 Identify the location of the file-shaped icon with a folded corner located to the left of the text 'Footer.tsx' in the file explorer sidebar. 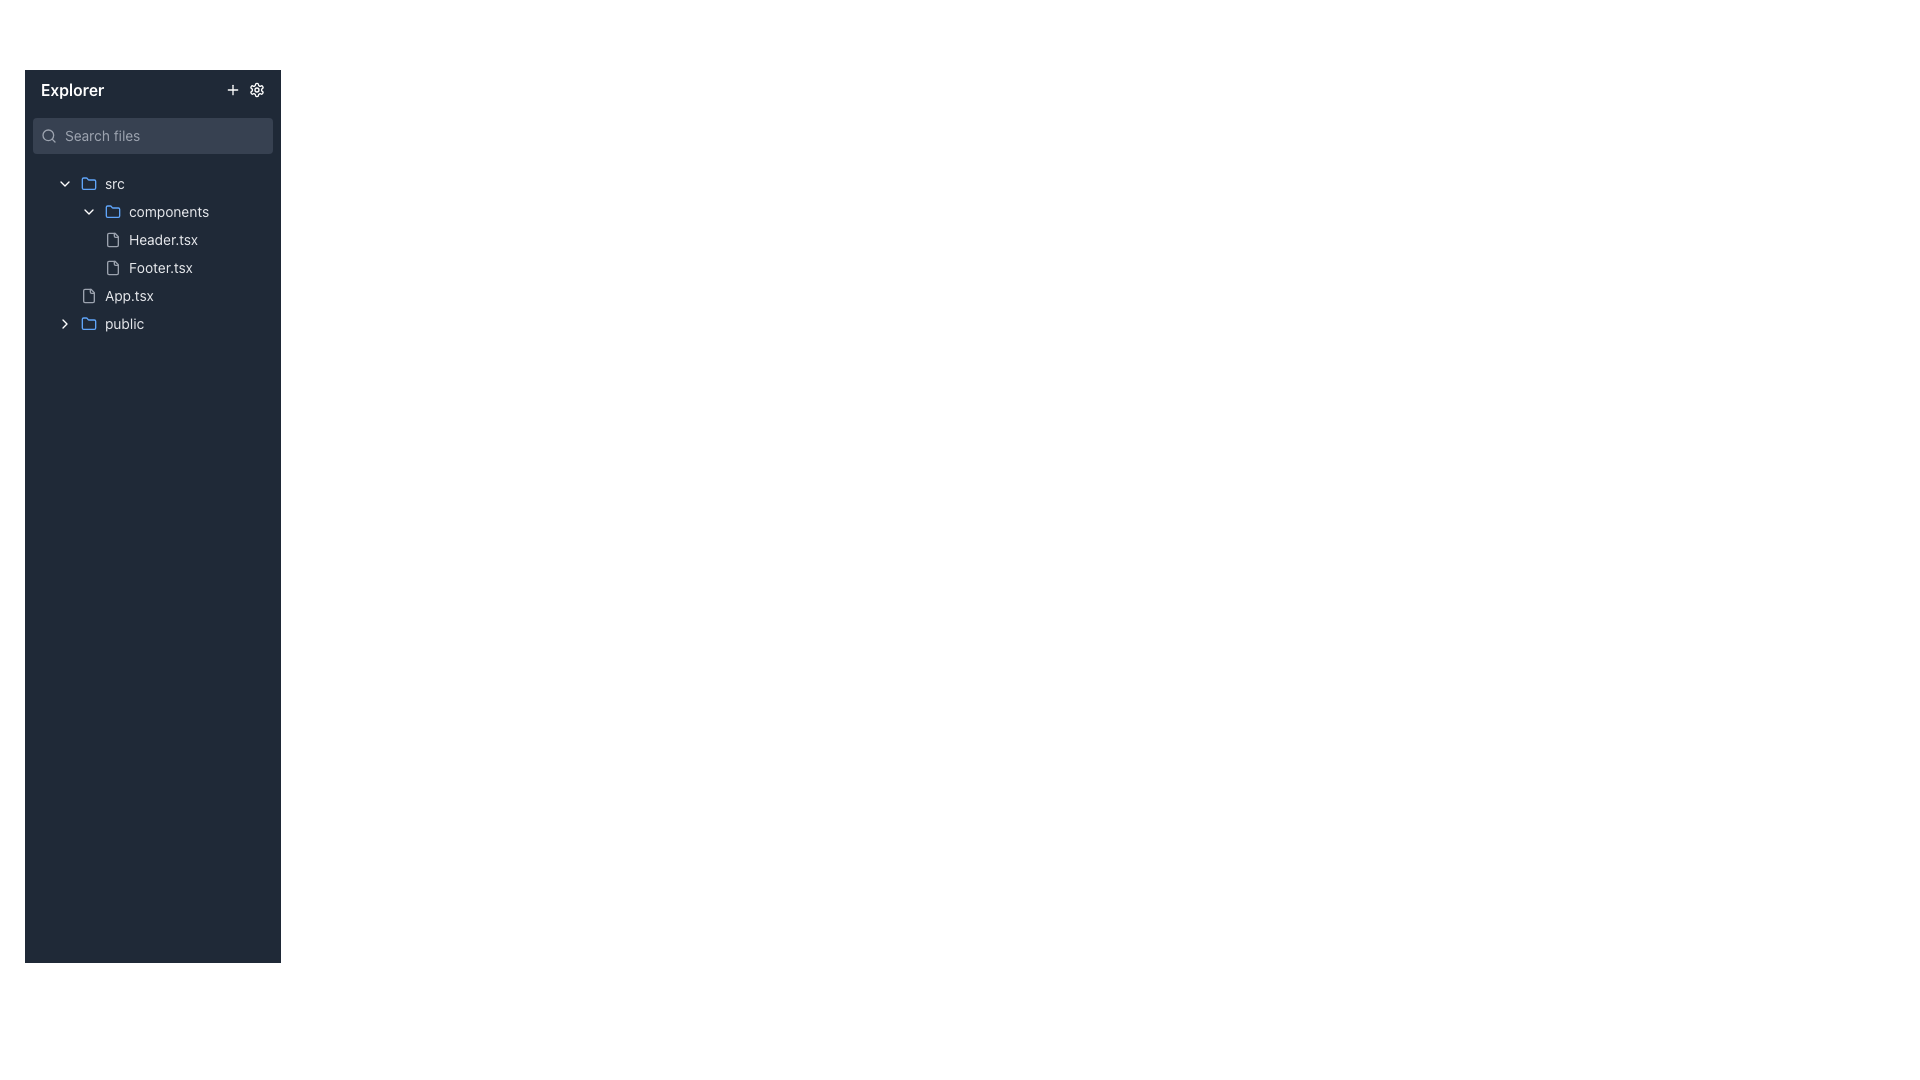
(112, 266).